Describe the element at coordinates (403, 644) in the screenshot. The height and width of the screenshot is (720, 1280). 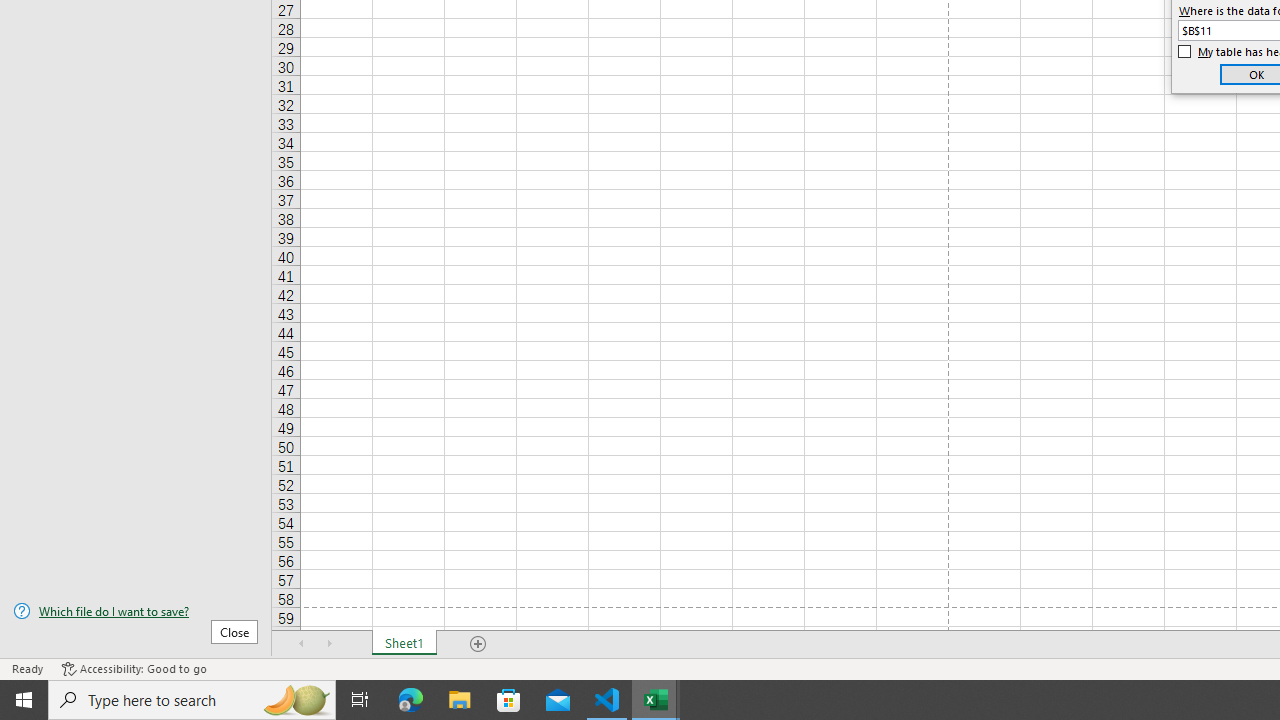
I see `'Sheet1'` at that location.